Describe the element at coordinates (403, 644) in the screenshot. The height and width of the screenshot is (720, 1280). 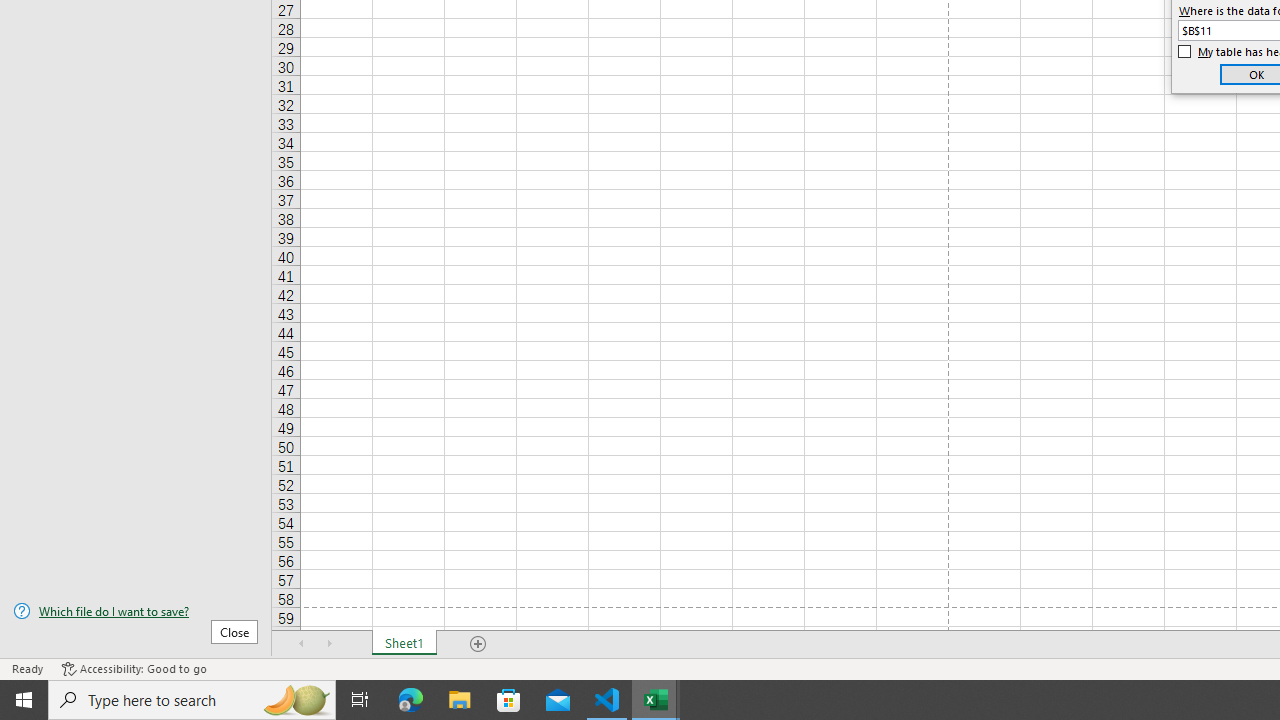
I see `'Sheet1'` at that location.